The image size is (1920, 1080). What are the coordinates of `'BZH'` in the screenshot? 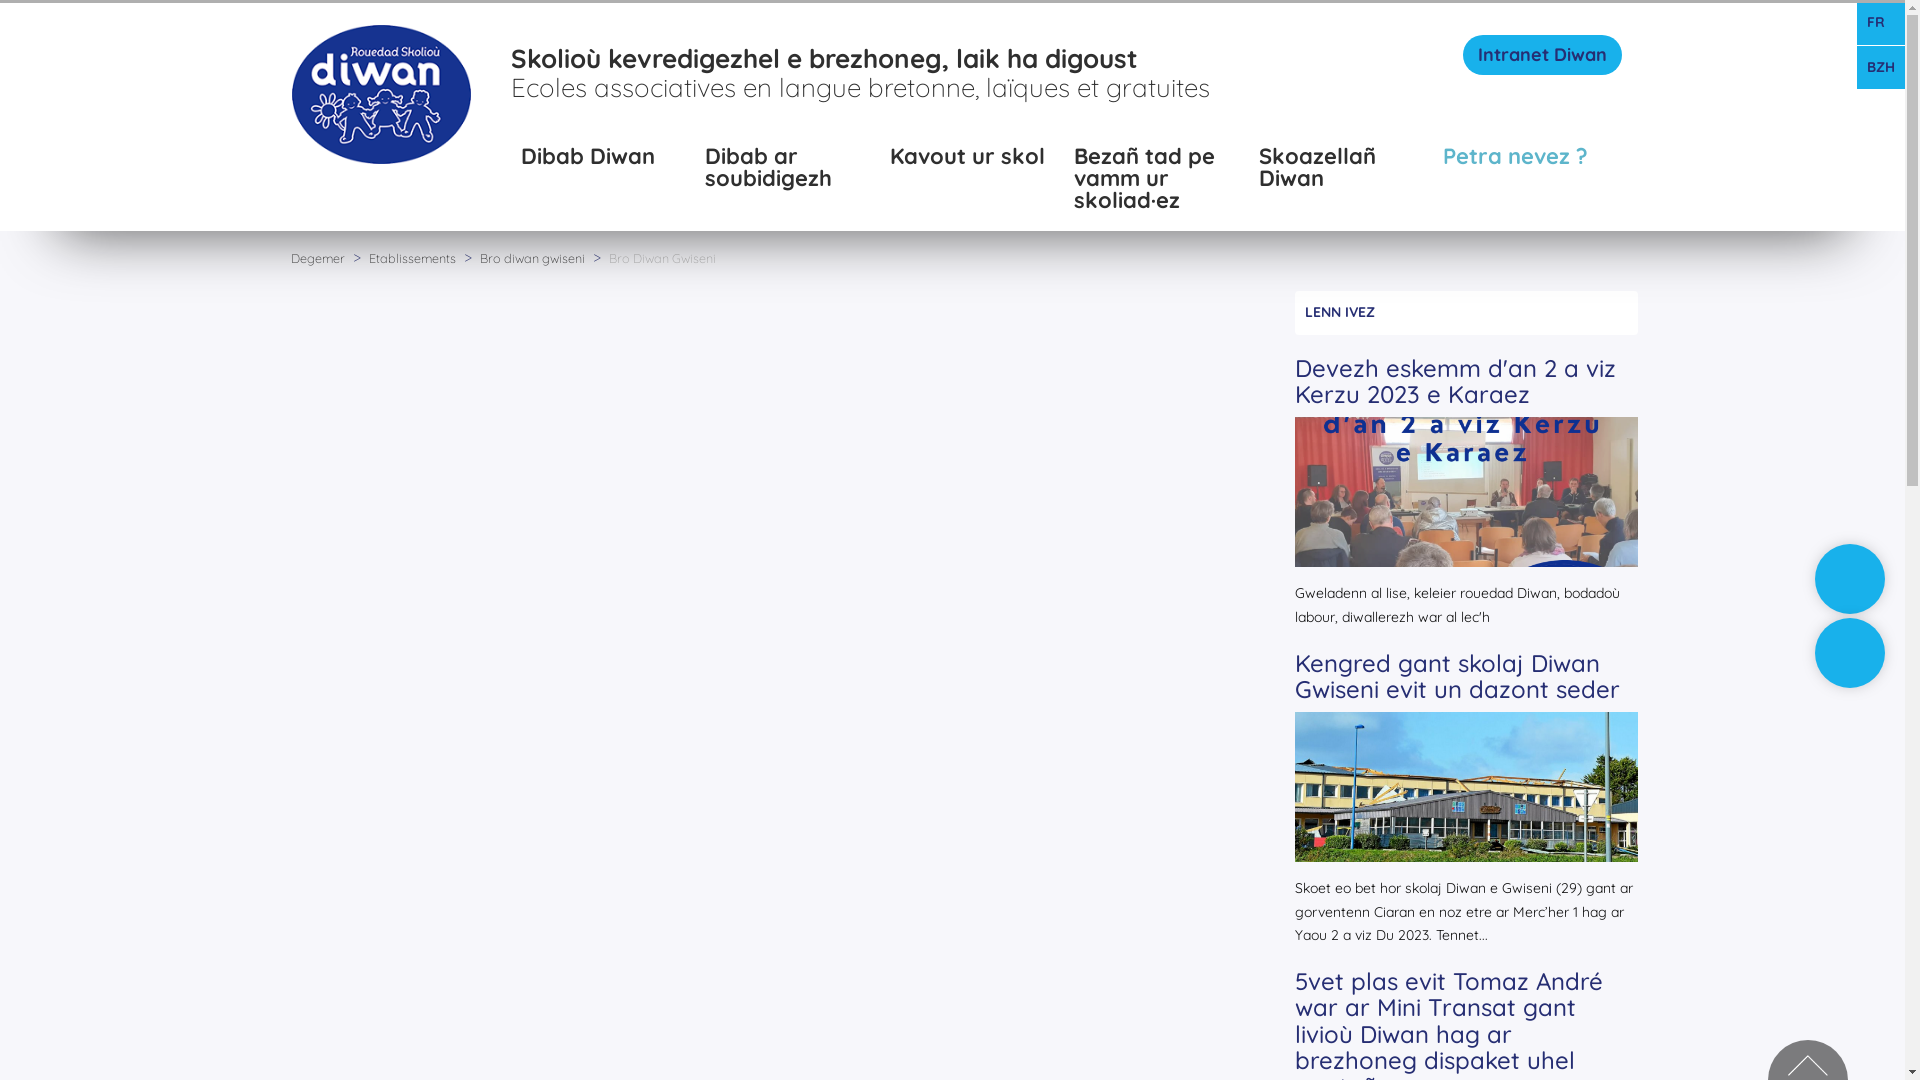 It's located at (1880, 67).